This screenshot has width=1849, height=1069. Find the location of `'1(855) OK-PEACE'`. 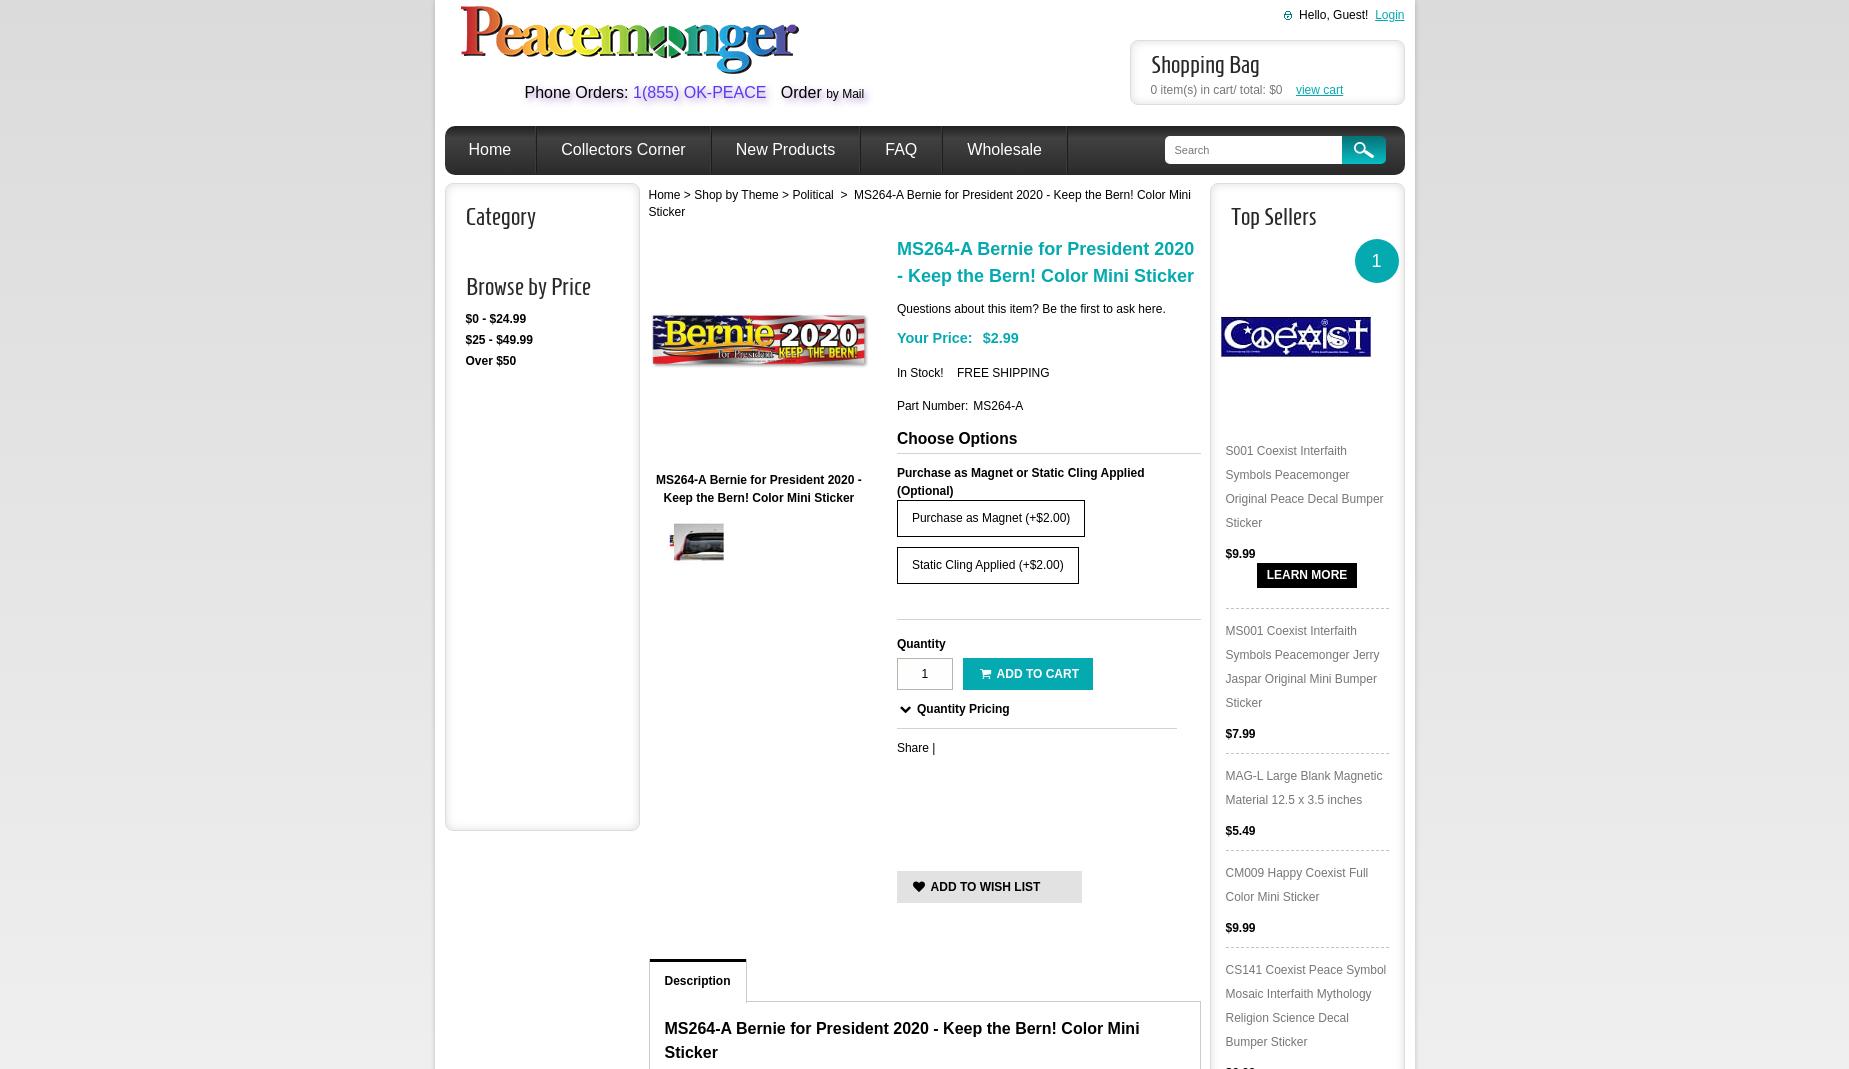

'1(855) OK-PEACE' is located at coordinates (698, 90).